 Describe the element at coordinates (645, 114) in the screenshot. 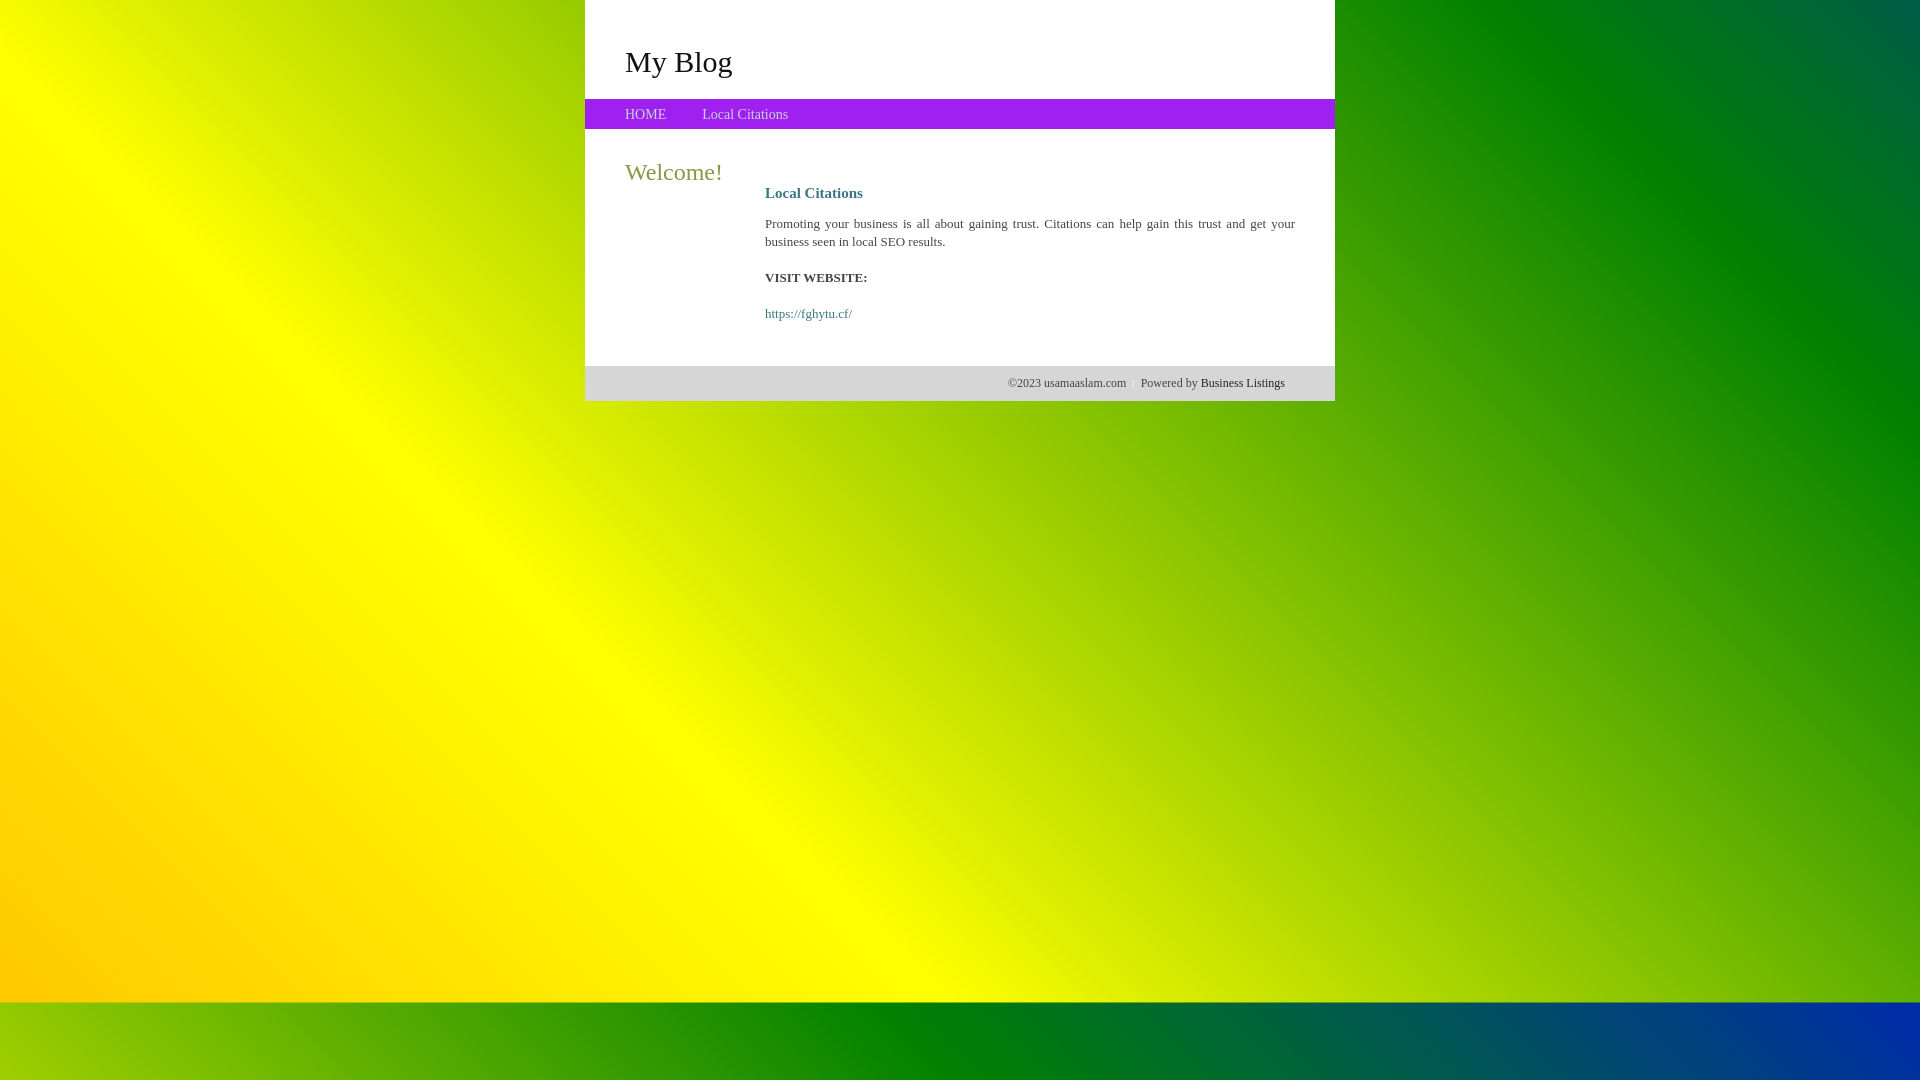

I see `'HOME'` at that location.